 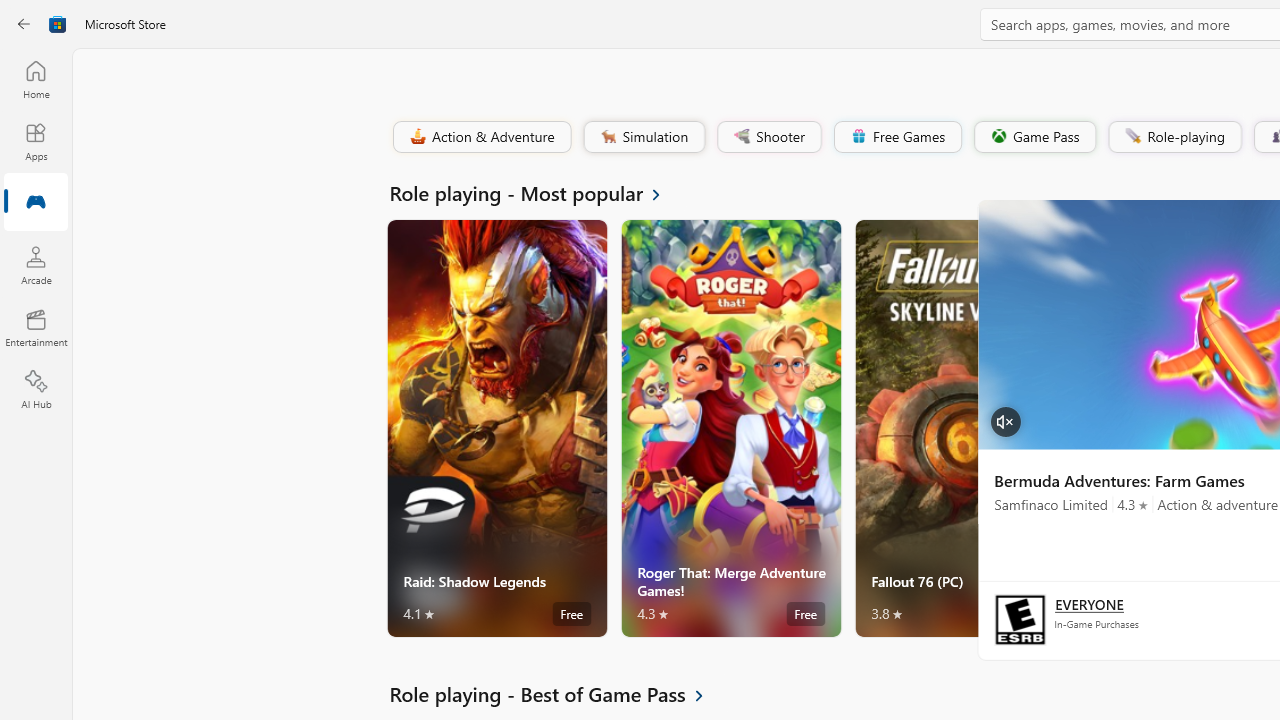 What do you see at coordinates (1088, 602) in the screenshot?
I see `'Age rating: EVERYONE. Click for more information.'` at bounding box center [1088, 602].